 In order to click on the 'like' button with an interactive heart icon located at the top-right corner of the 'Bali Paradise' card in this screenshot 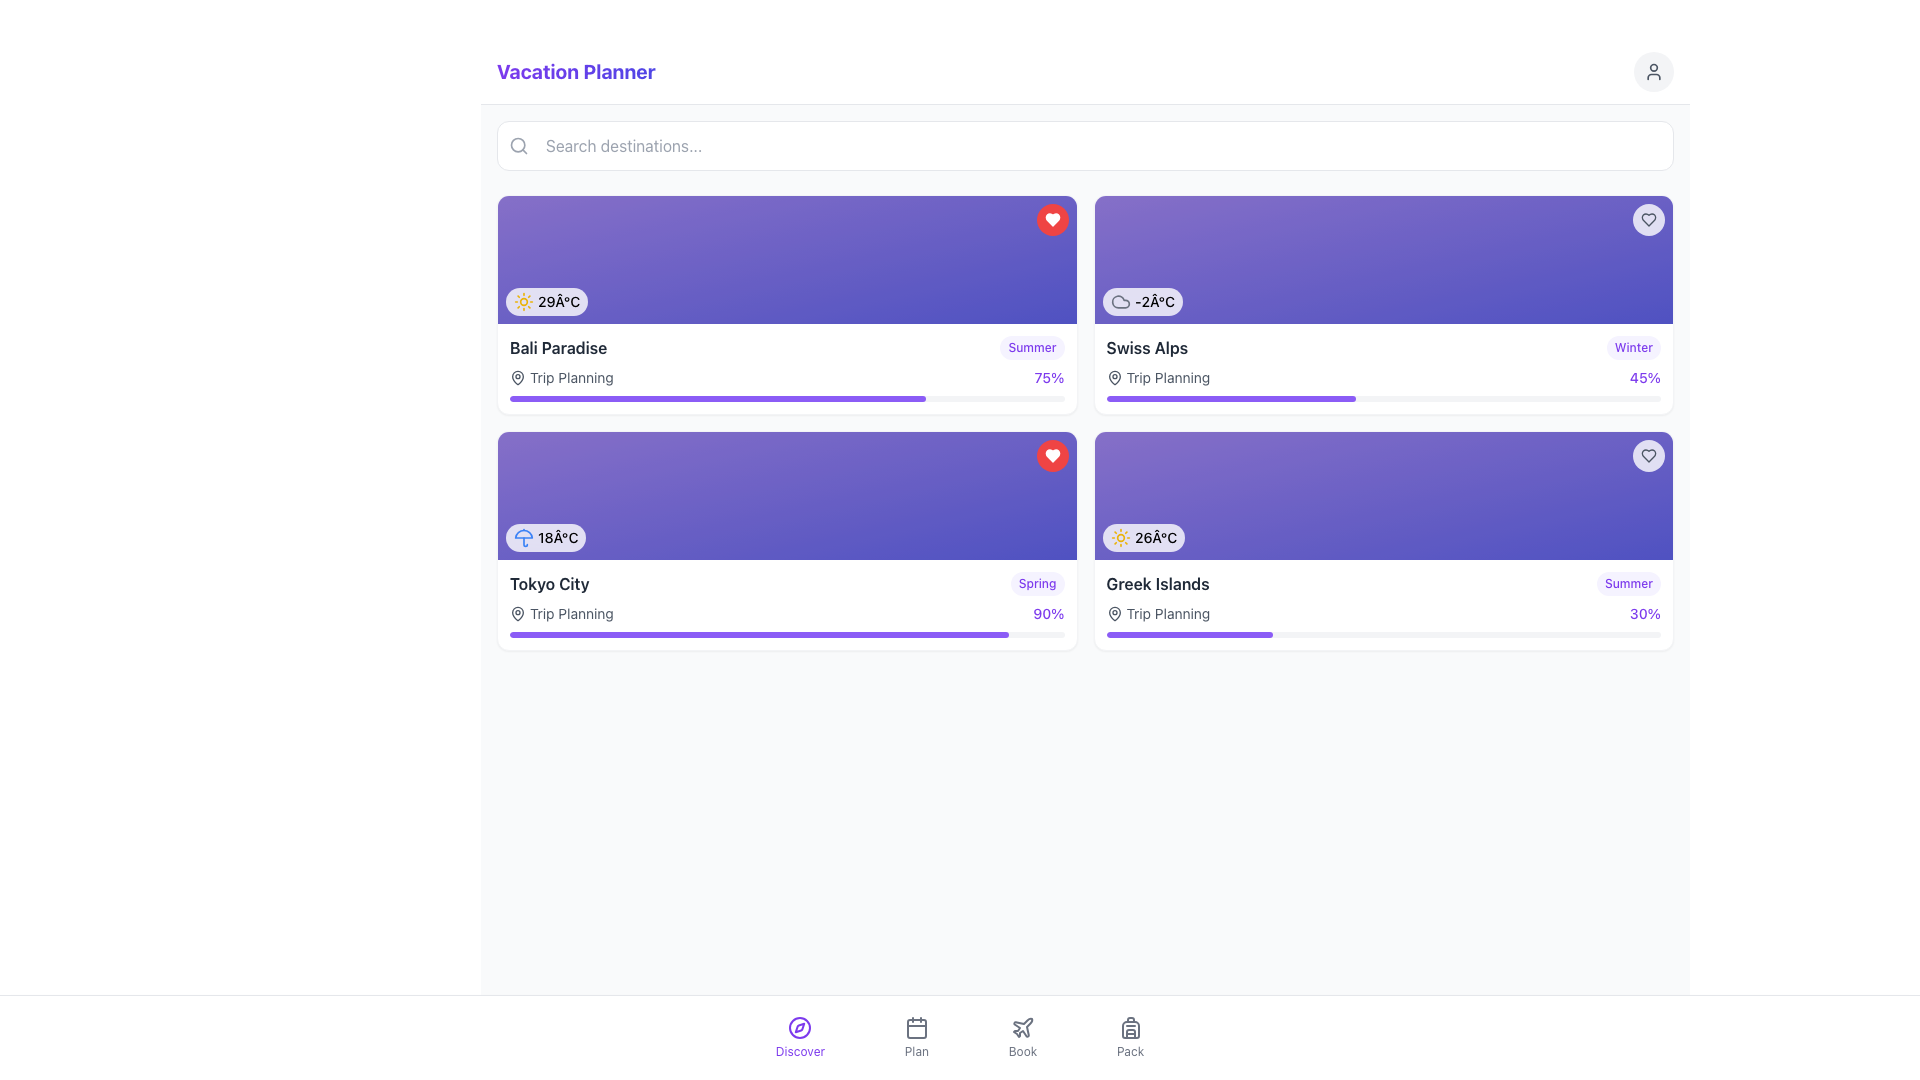, I will do `click(1051, 219)`.